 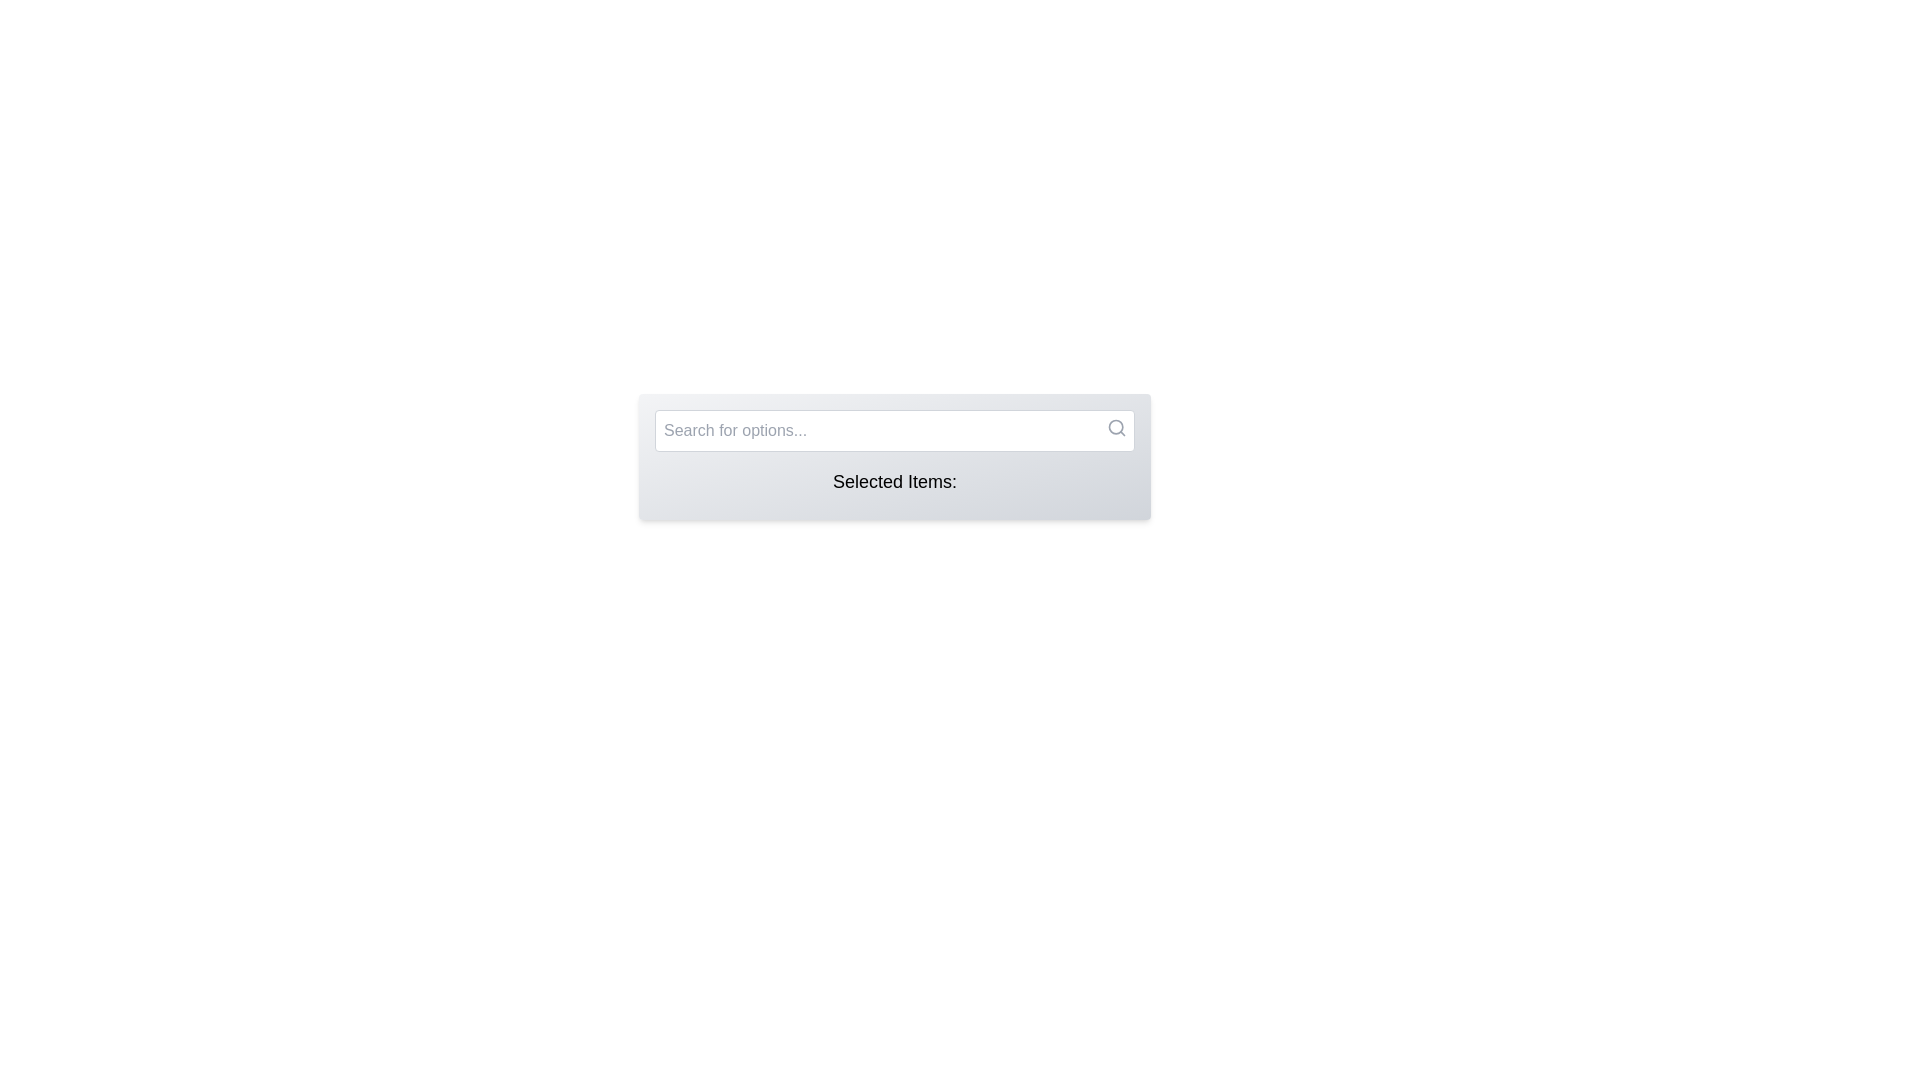 I want to click on the circular element of the magnifying glass icon, which is part of the SVG vector graphic located in the upper-right corner of the search input field, so click(x=1115, y=426).